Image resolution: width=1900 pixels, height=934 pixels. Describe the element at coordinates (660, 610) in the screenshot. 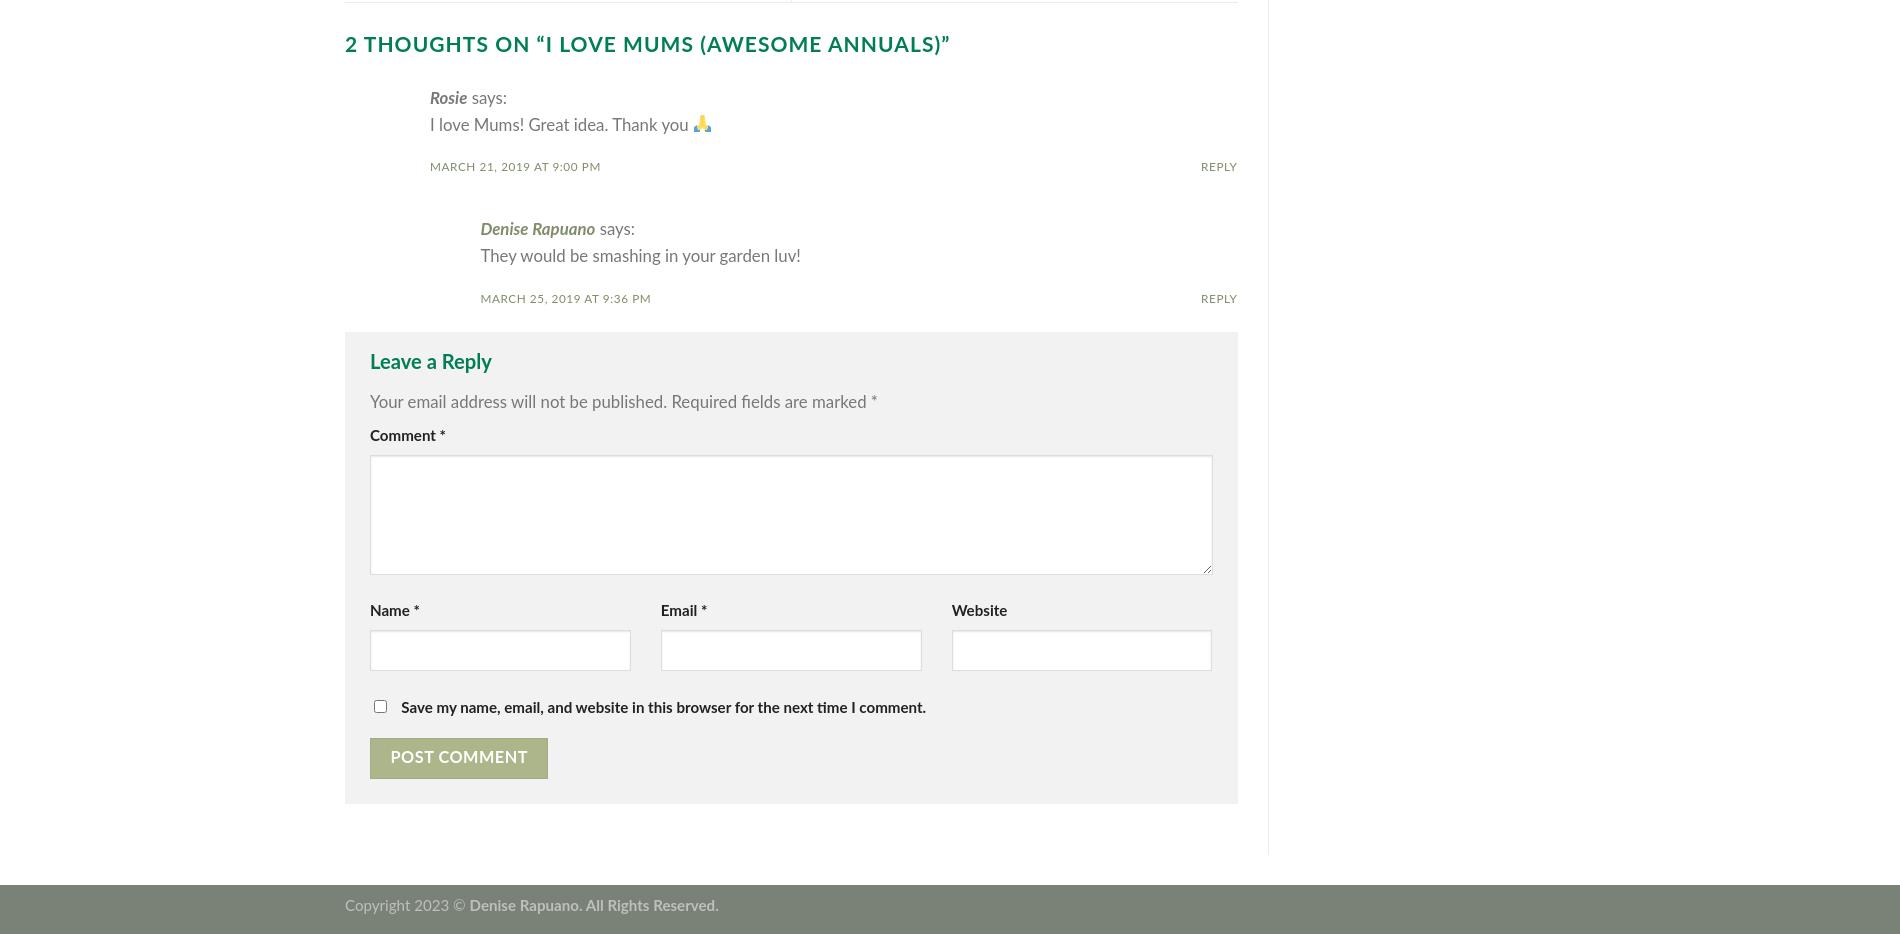

I see `'Email'` at that location.